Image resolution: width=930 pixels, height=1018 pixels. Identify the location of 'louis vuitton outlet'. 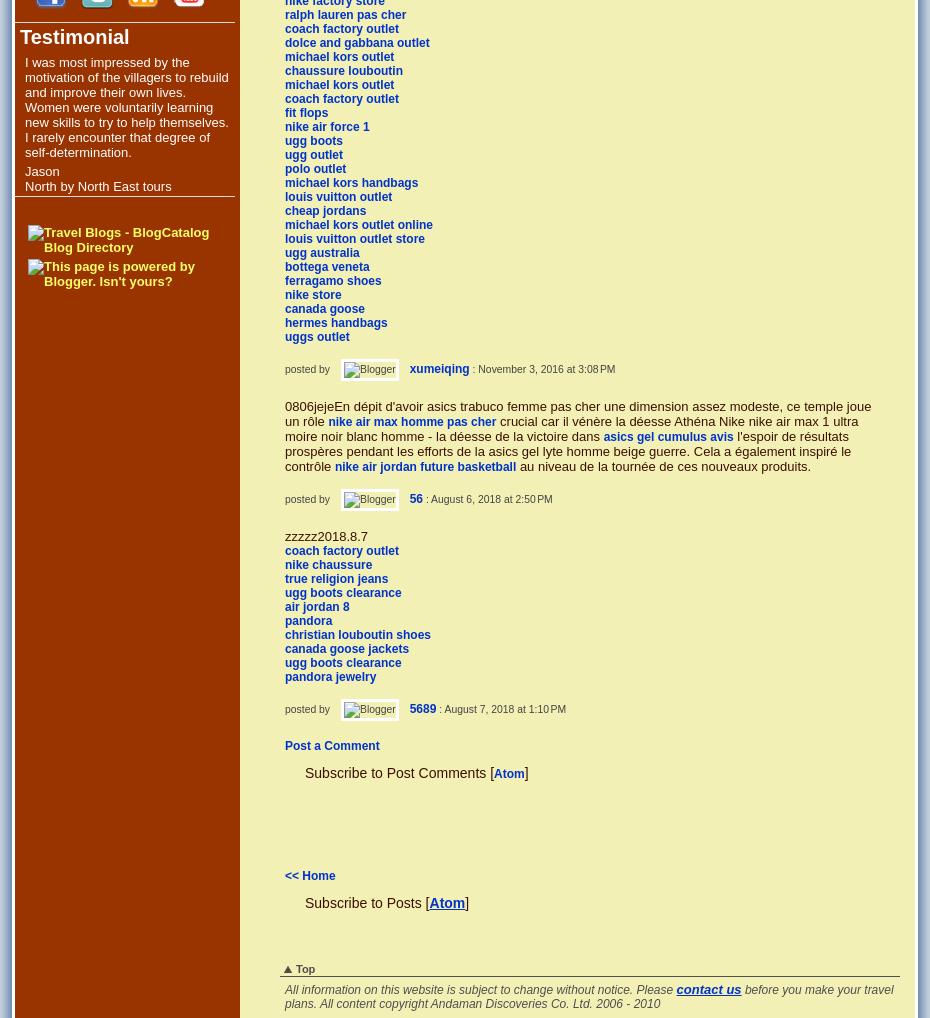
(337, 195).